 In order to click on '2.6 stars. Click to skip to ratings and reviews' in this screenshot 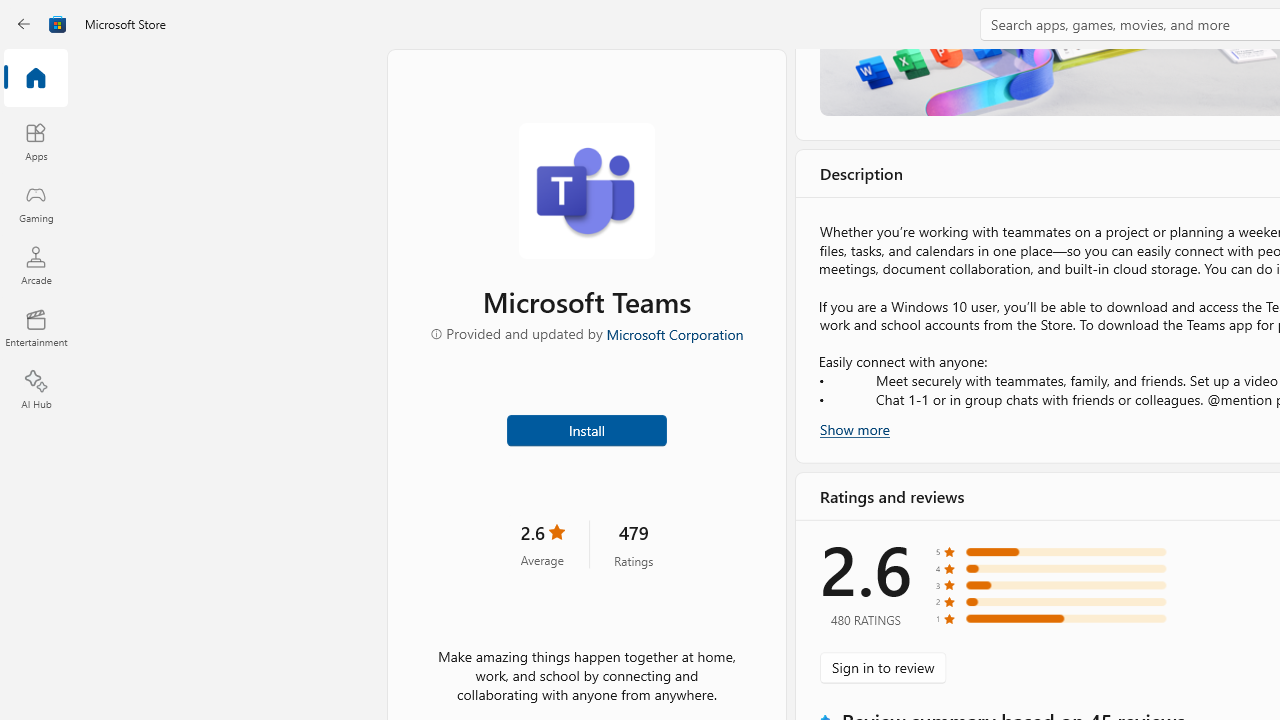, I will do `click(542, 543)`.